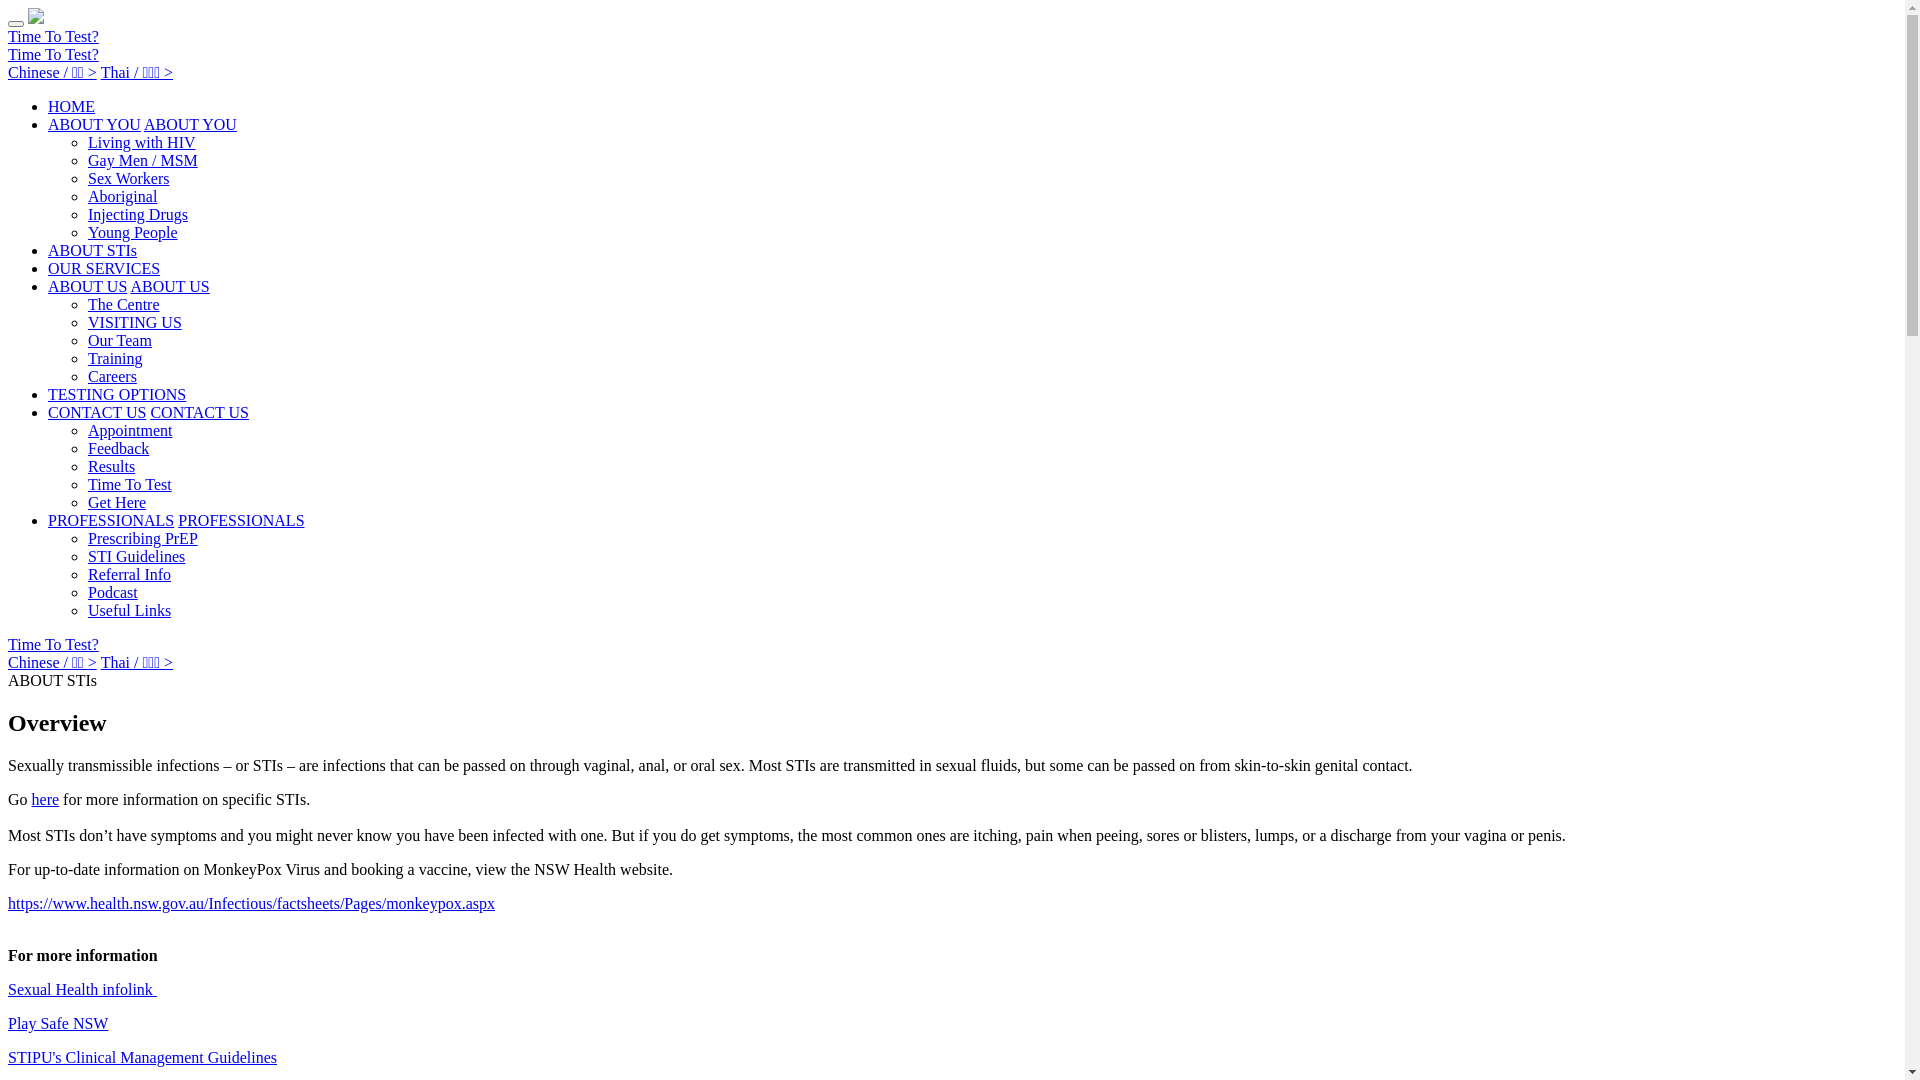 This screenshot has height=1080, width=1920. What do you see at coordinates (53, 644) in the screenshot?
I see `'Time To Test?'` at bounding box center [53, 644].